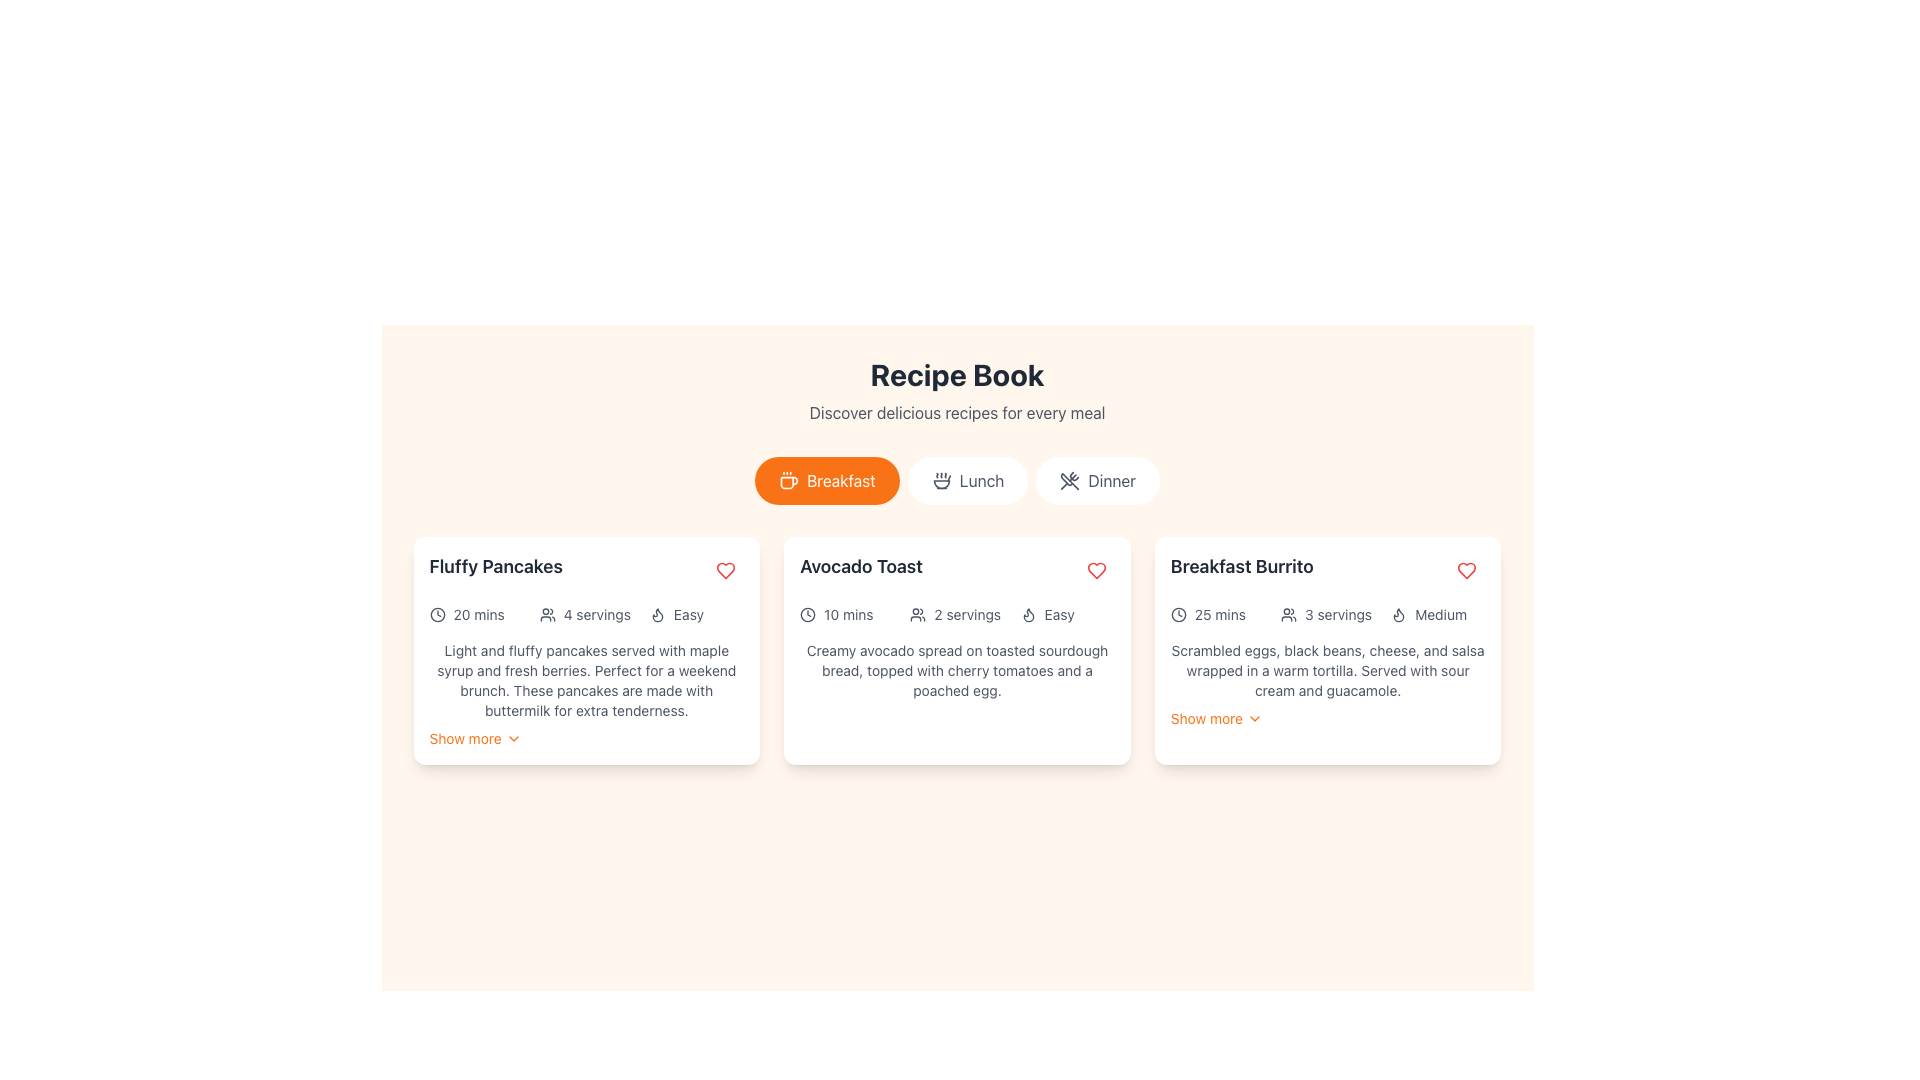 The image size is (1920, 1080). Describe the element at coordinates (1328, 613) in the screenshot. I see `details presented in the Informational label group displaying '25 mins', '3 servings', and 'Medium' beneath the 'Breakfast Burrito' title` at that location.